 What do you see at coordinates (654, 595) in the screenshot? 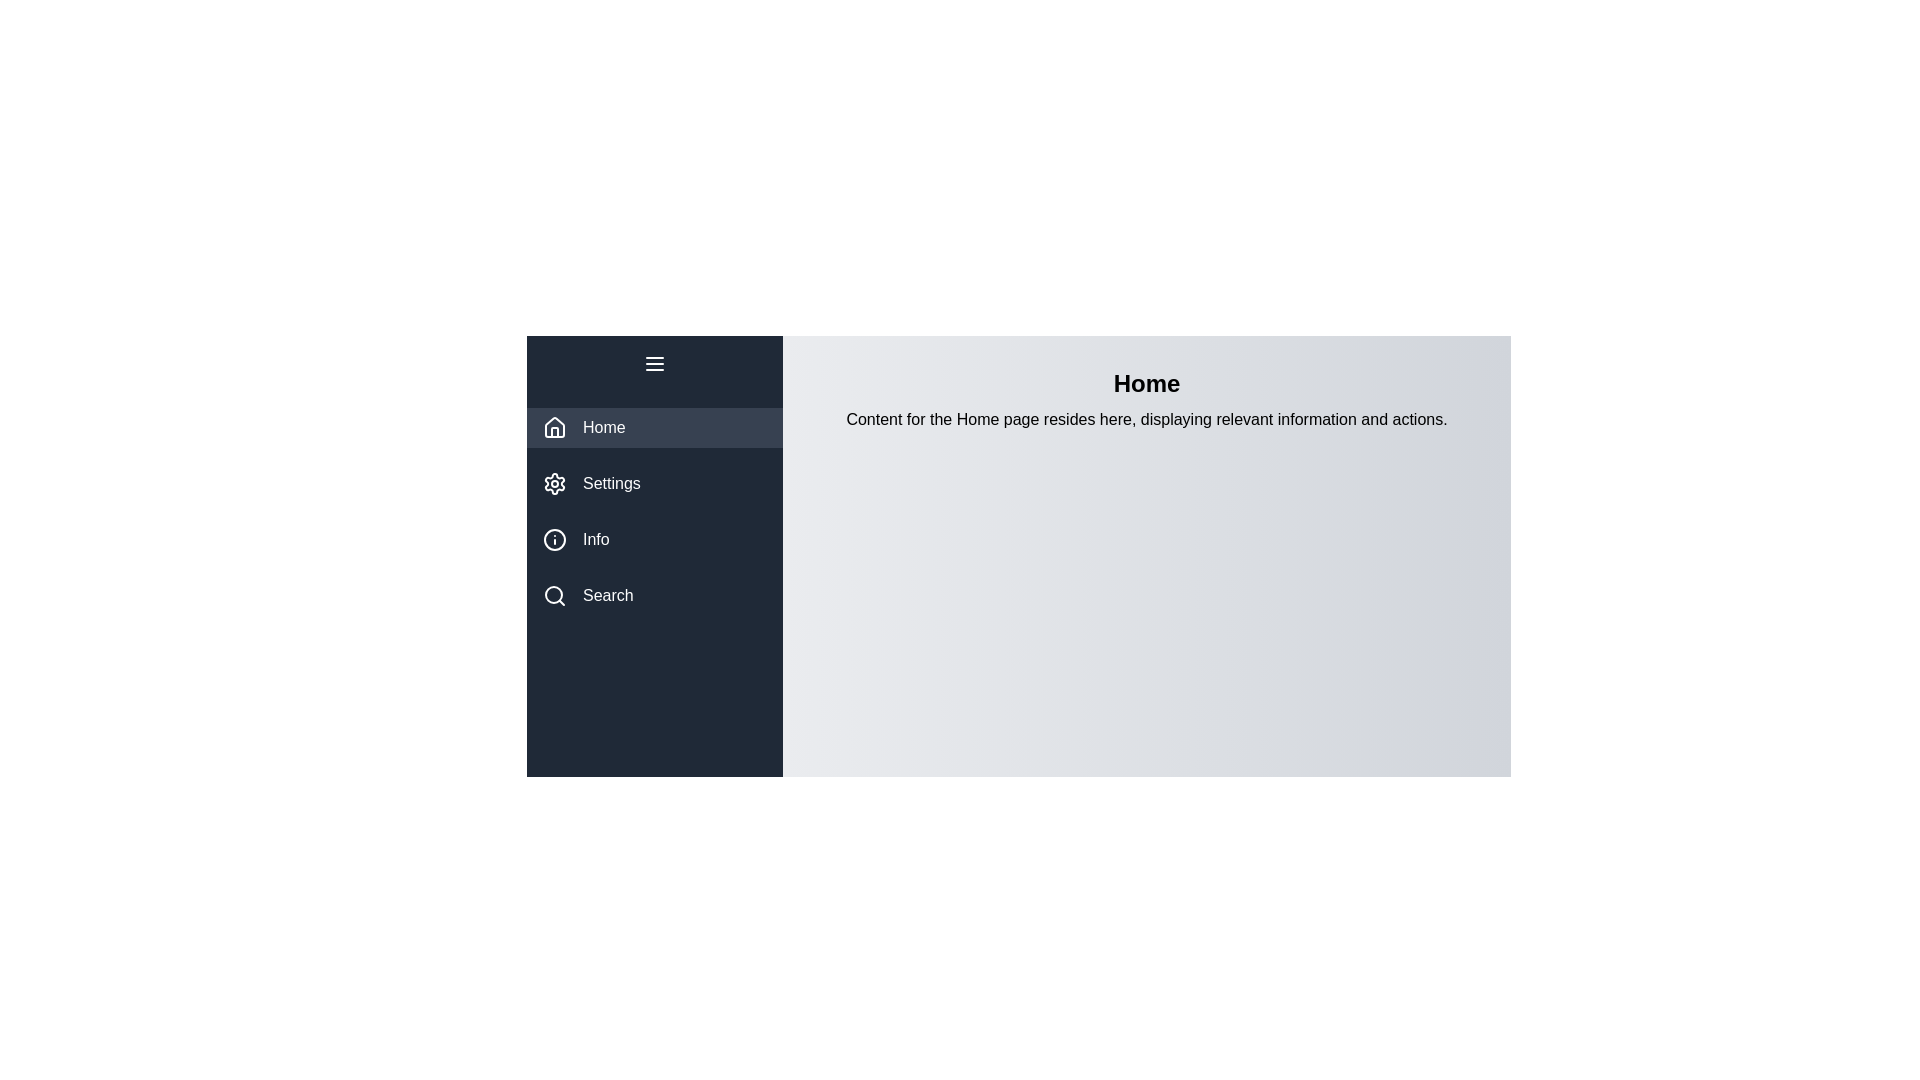
I see `the tab Search from the menu` at bounding box center [654, 595].